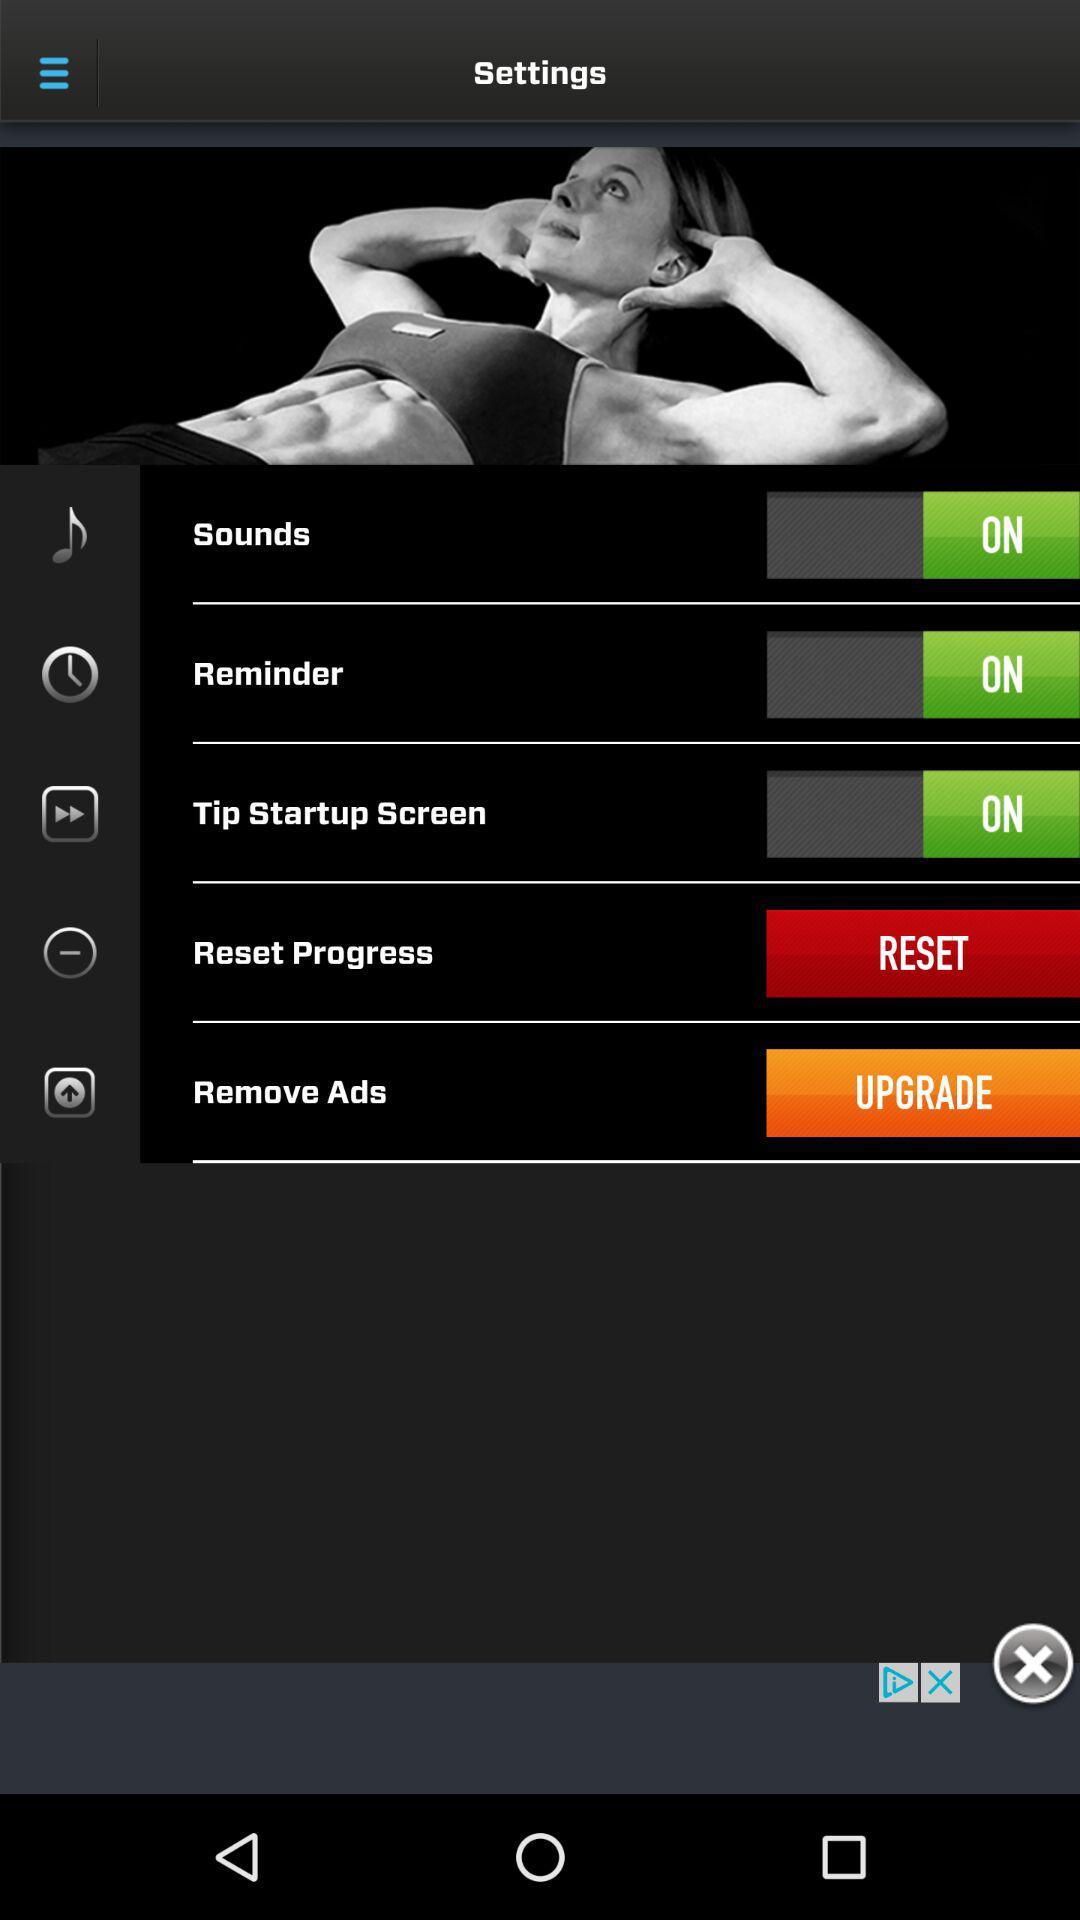 The width and height of the screenshot is (1080, 1920). What do you see at coordinates (923, 674) in the screenshot?
I see `a select option` at bounding box center [923, 674].